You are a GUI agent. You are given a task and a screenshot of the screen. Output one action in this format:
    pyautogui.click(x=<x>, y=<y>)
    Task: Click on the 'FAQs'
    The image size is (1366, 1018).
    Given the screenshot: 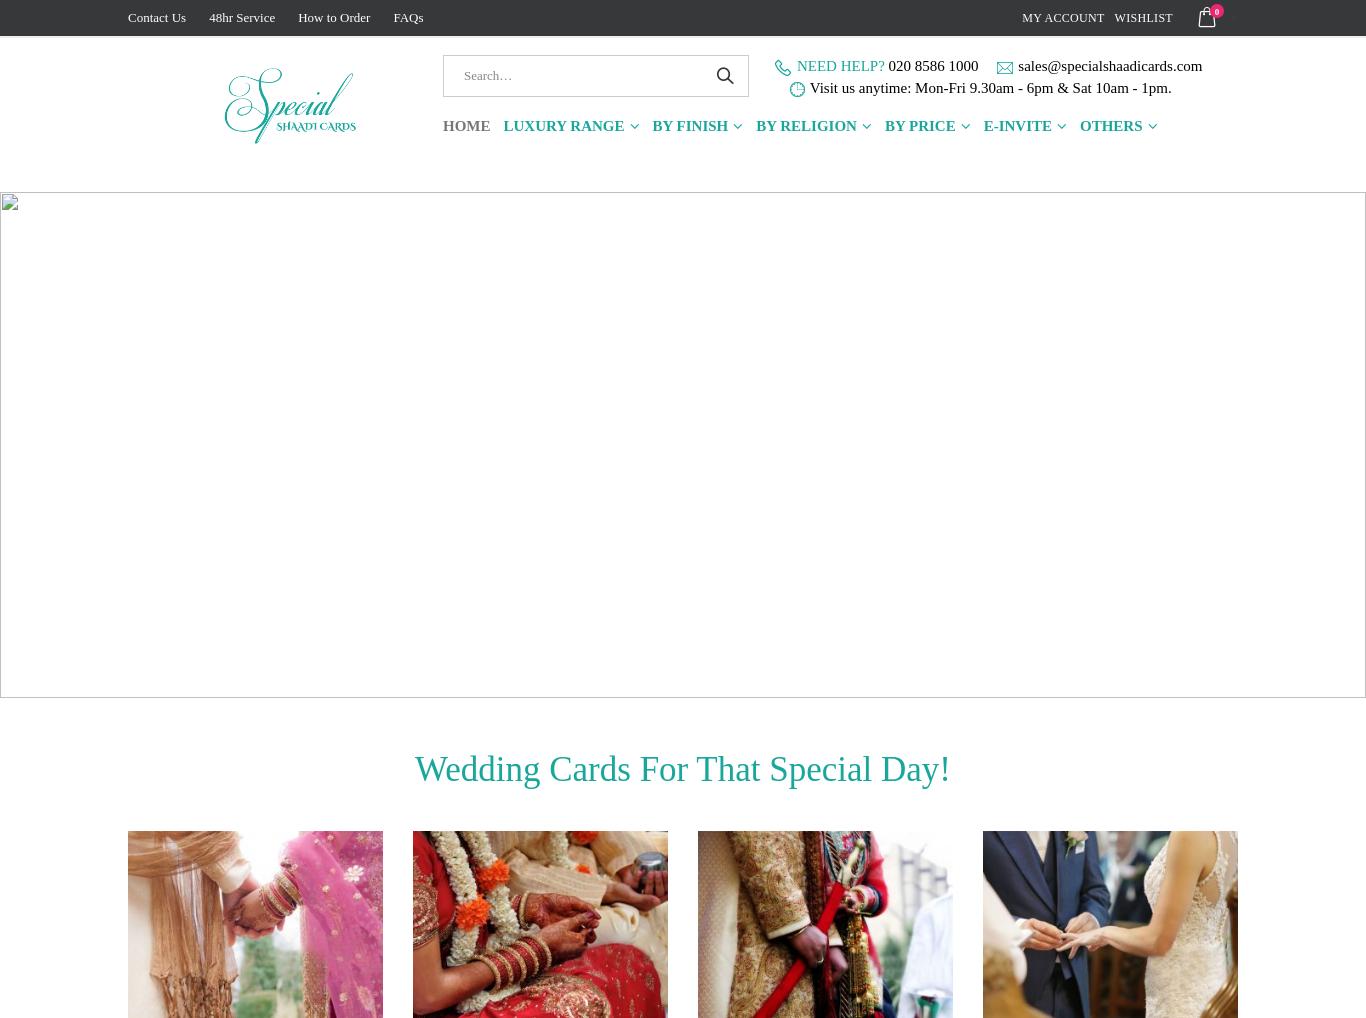 What is the action you would take?
    pyautogui.click(x=407, y=16)
    